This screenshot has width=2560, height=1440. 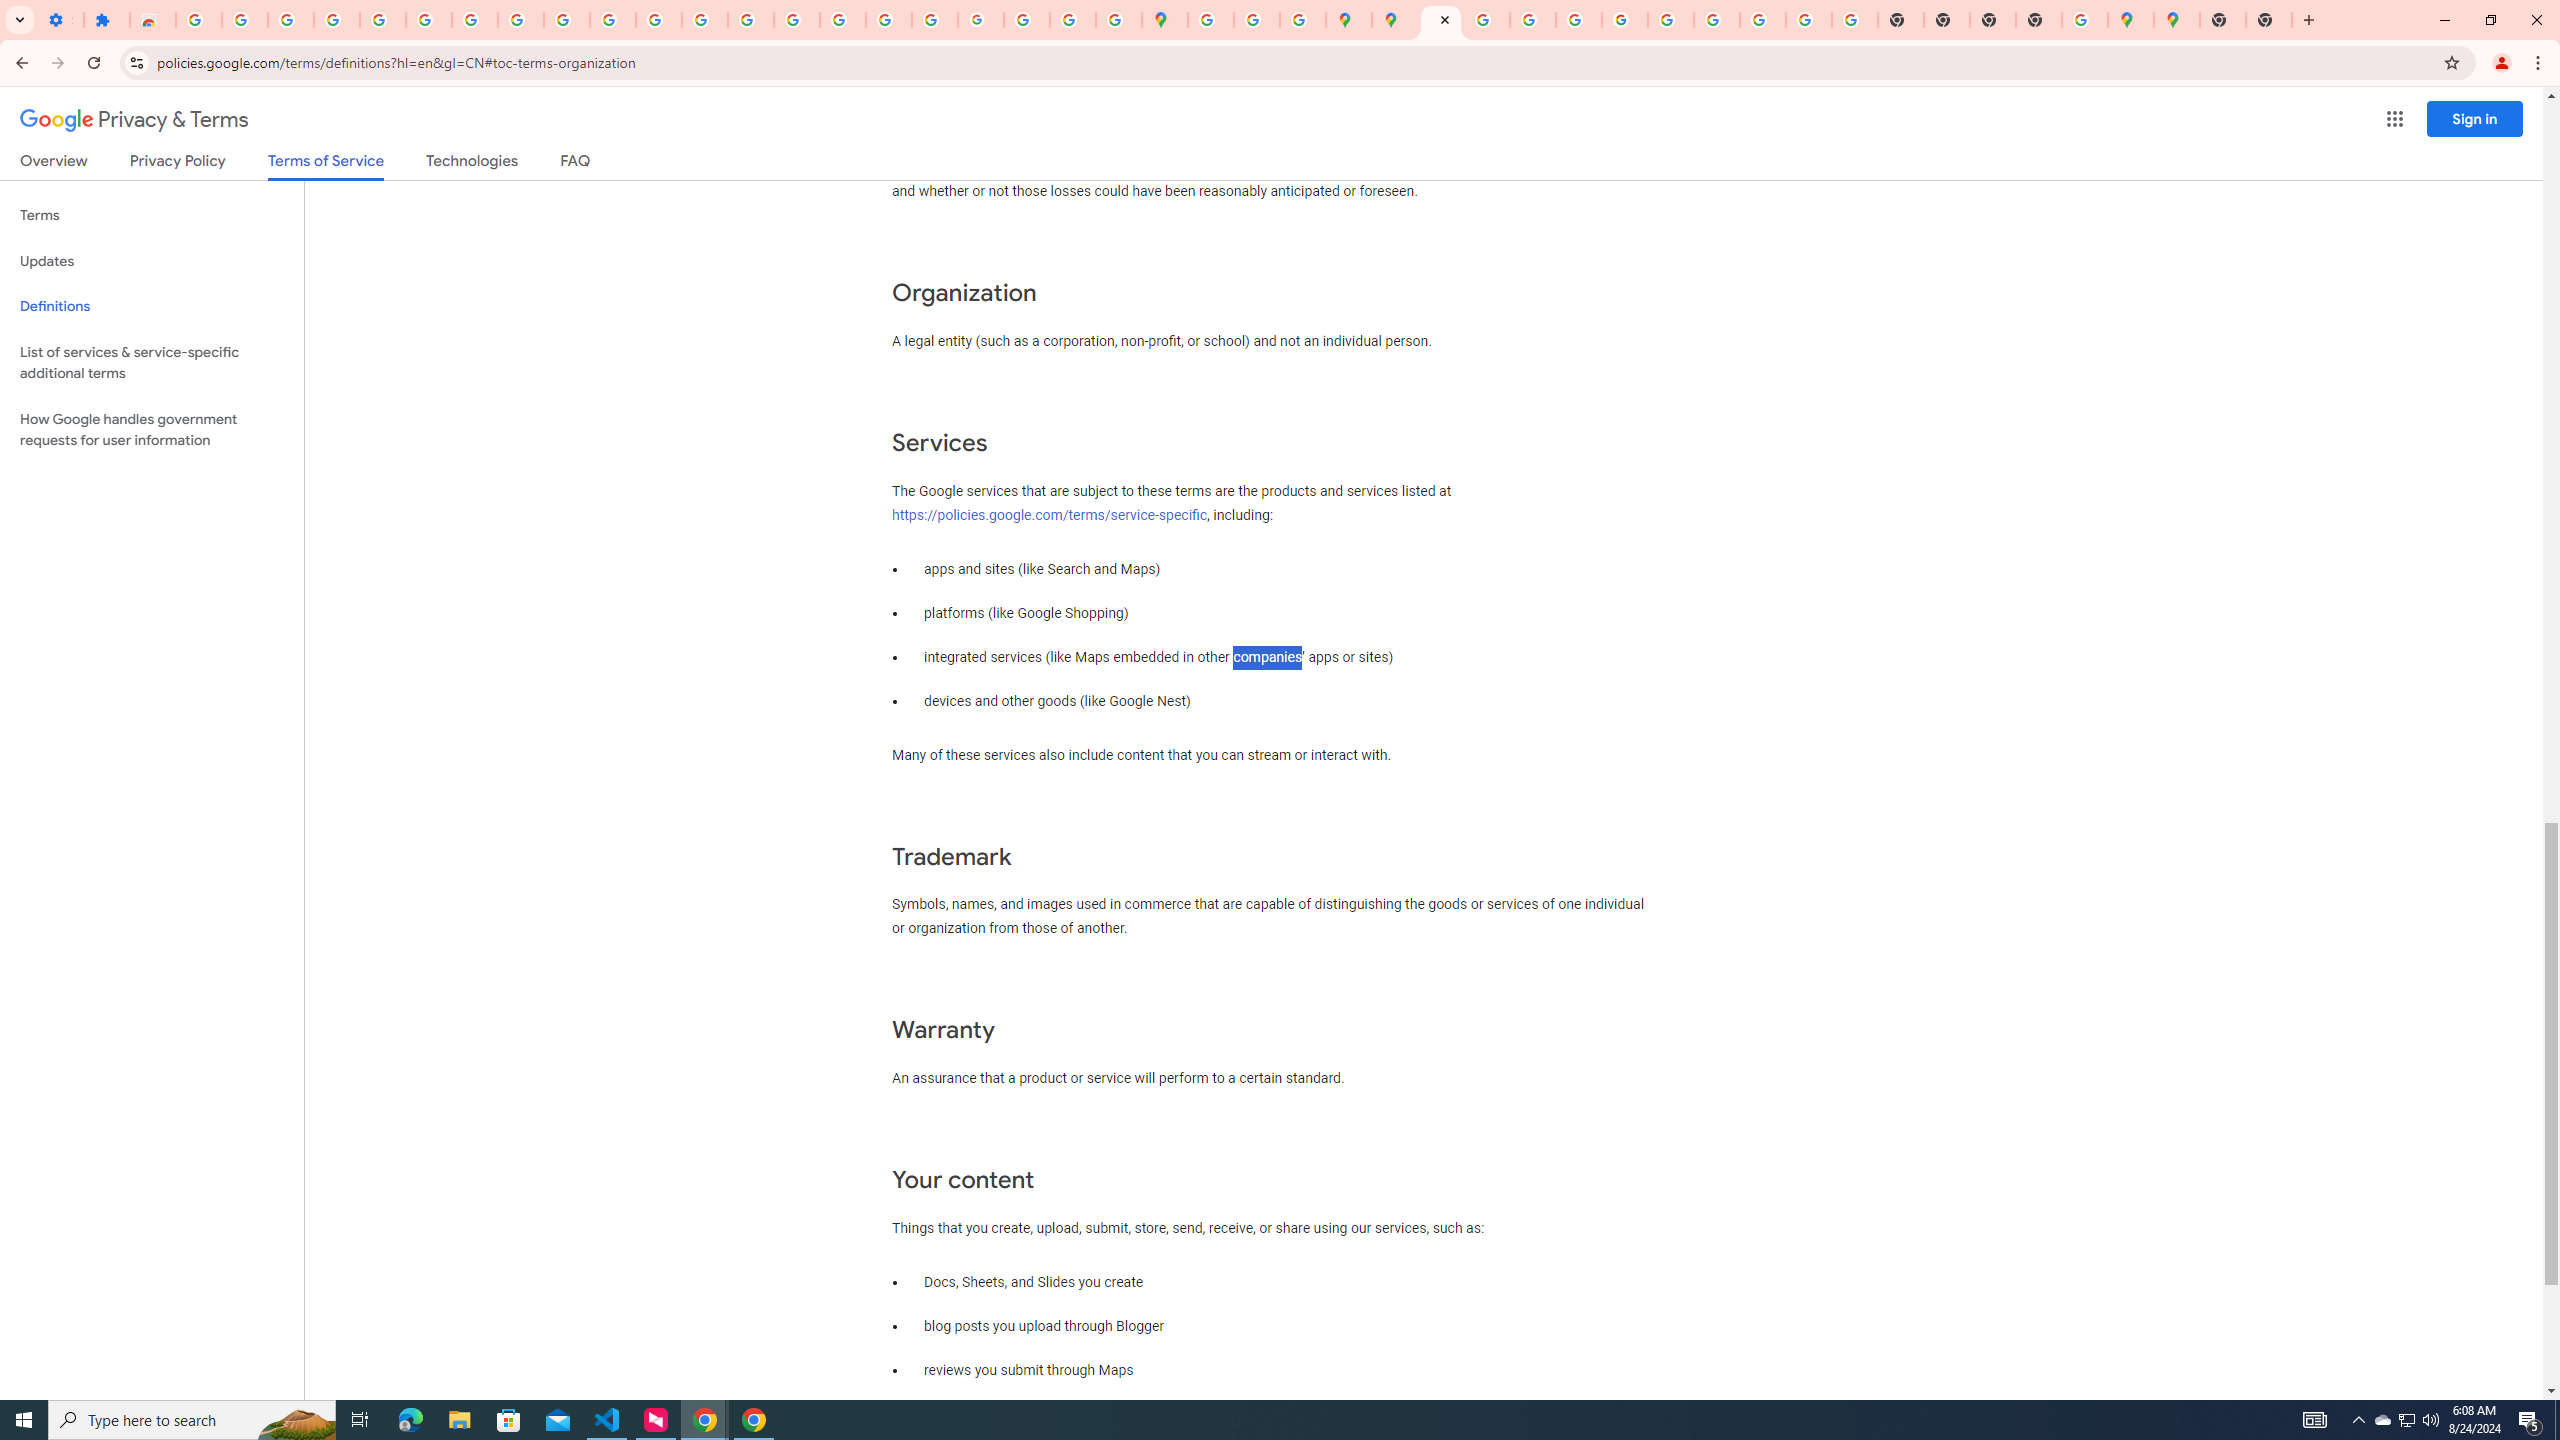 What do you see at coordinates (2176, 19) in the screenshot?
I see `'Google Maps'` at bounding box center [2176, 19].